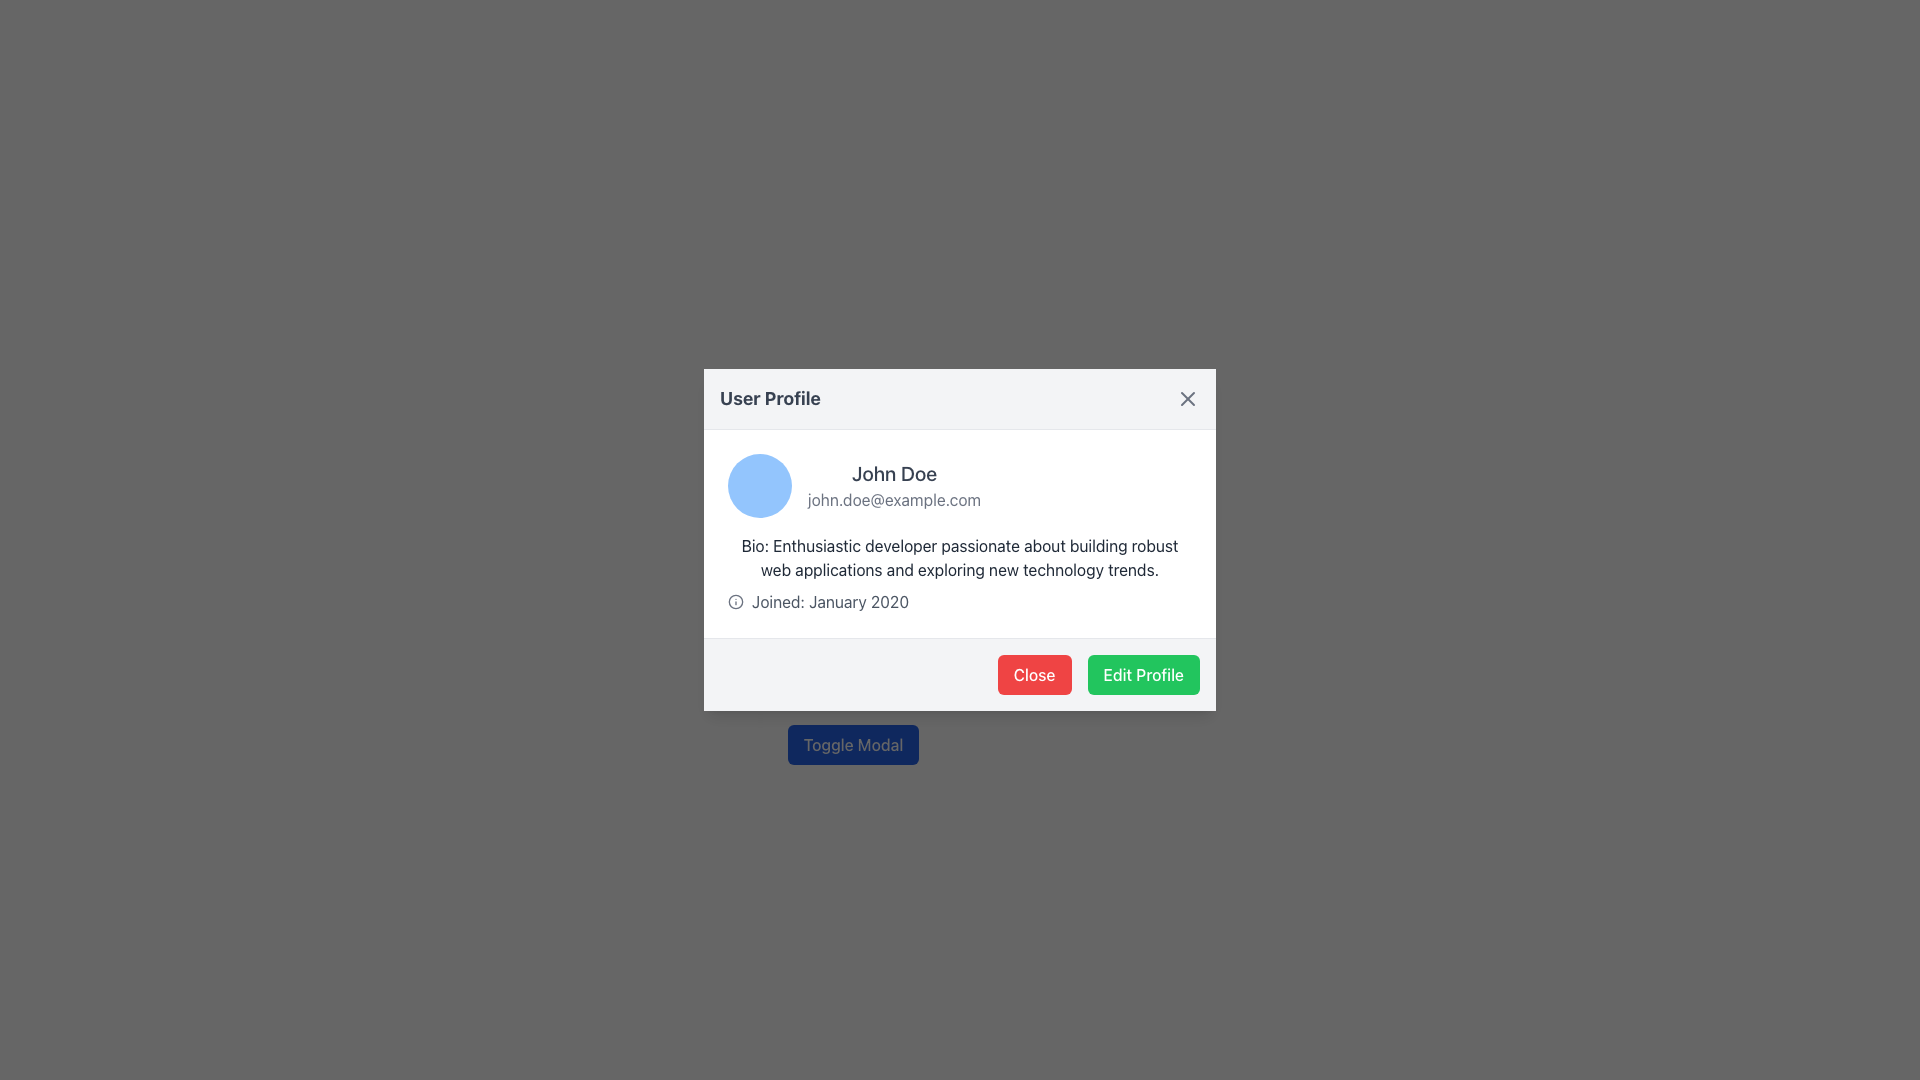  I want to click on the 'Edit Profile' button located in the bottom right corner of the modal dialog box to initiate profile editing, so click(1143, 675).